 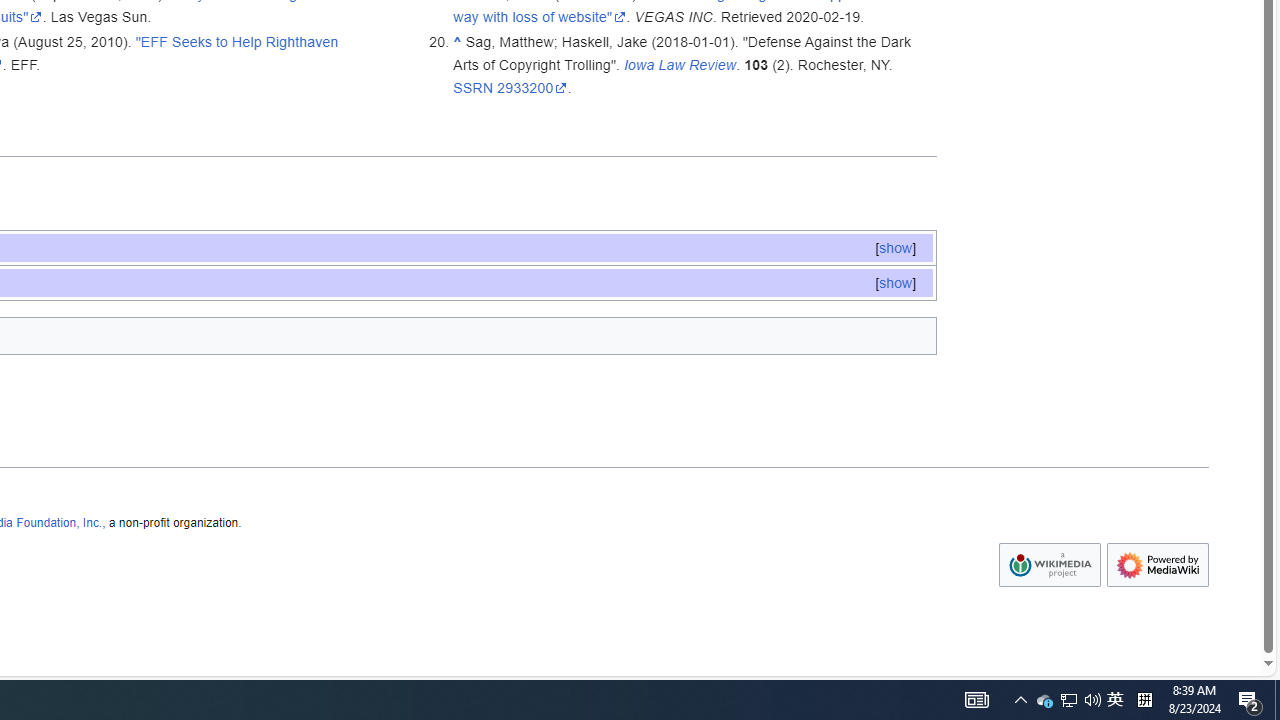 I want to click on 'AutomationID: footer-poweredbyico', so click(x=1158, y=565).